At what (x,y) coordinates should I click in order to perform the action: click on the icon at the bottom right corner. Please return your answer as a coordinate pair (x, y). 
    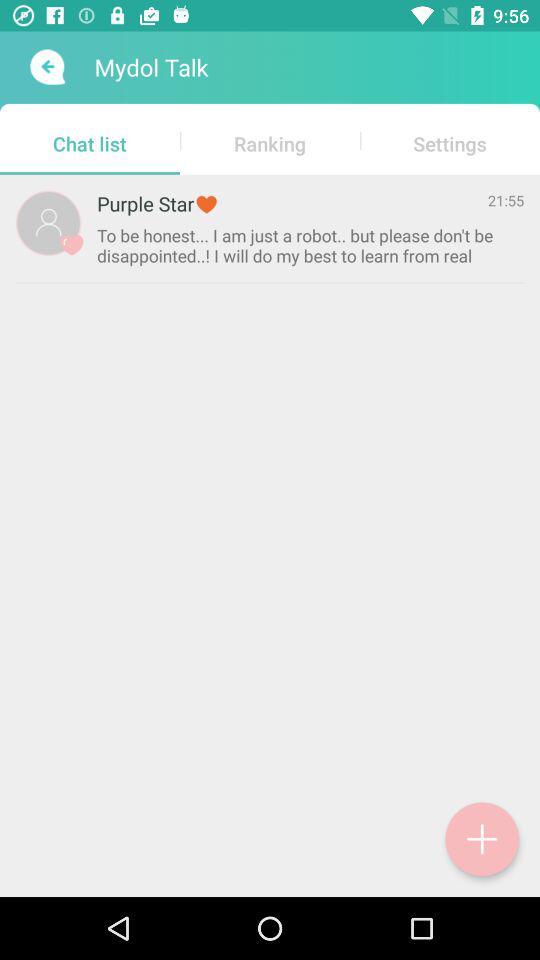
    Looking at the image, I should click on (481, 839).